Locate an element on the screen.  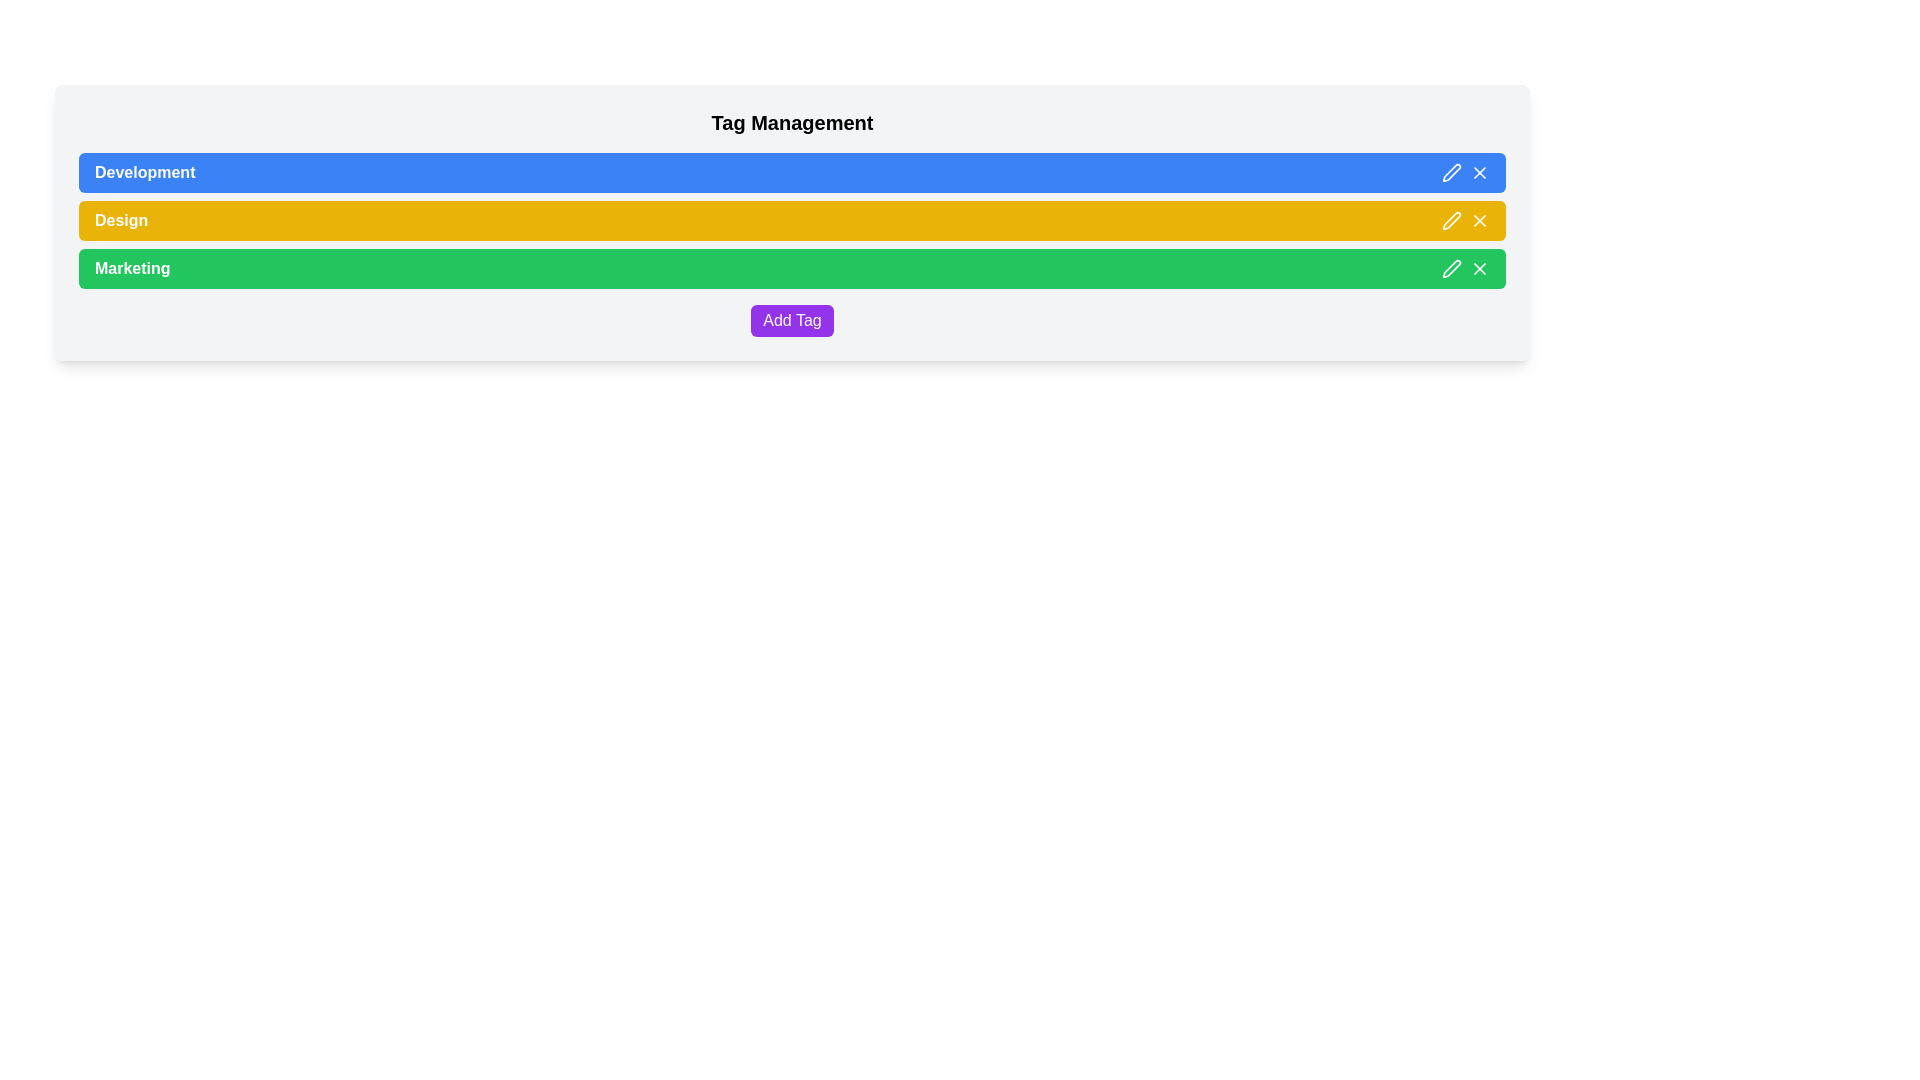
the diagonal cross icon located in the green-colored row labeled 'Marketing' is located at coordinates (1479, 268).